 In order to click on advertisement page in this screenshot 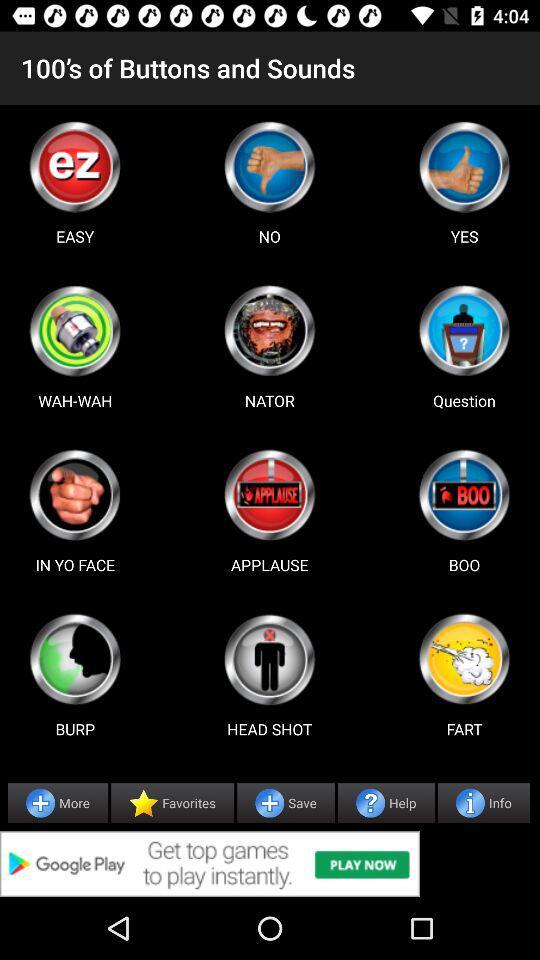, I will do `click(269, 165)`.